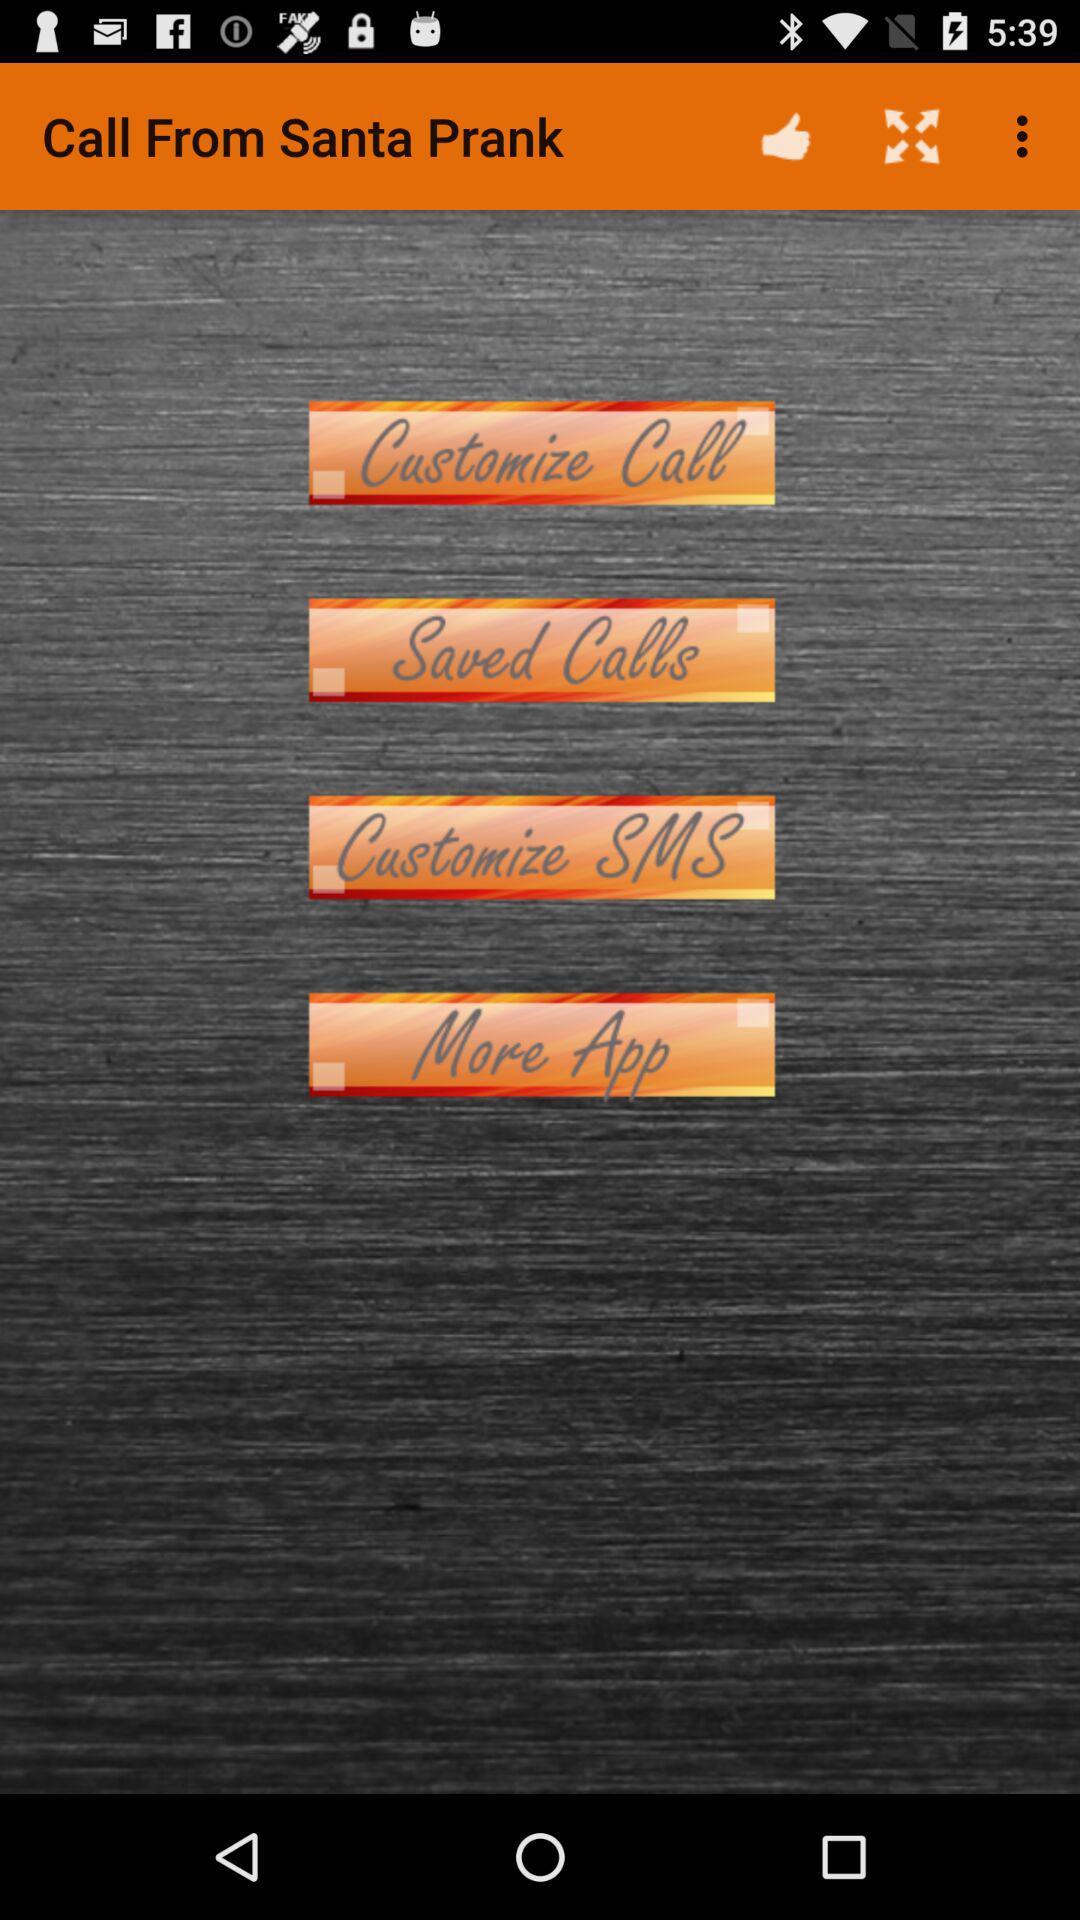 The height and width of the screenshot is (1920, 1080). I want to click on the app next to call from santa item, so click(785, 135).